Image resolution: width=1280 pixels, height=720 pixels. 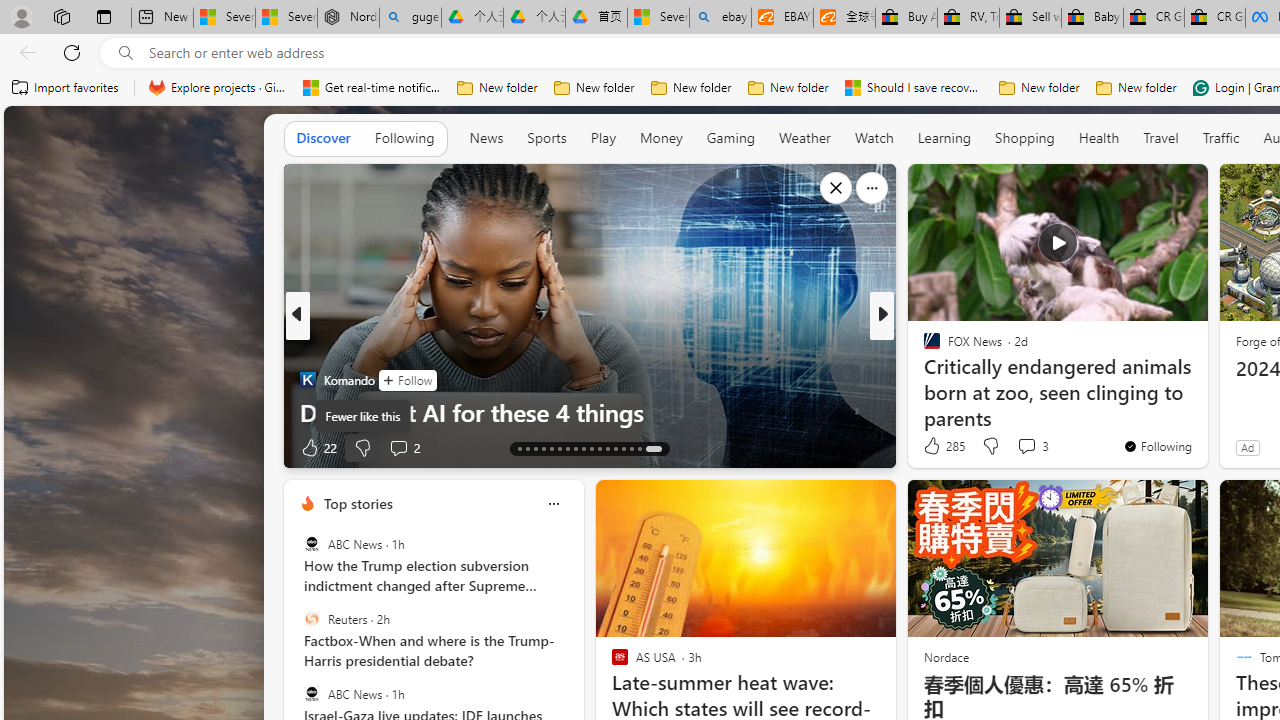 What do you see at coordinates (1025, 137) in the screenshot?
I see `'Shopping'` at bounding box center [1025, 137].